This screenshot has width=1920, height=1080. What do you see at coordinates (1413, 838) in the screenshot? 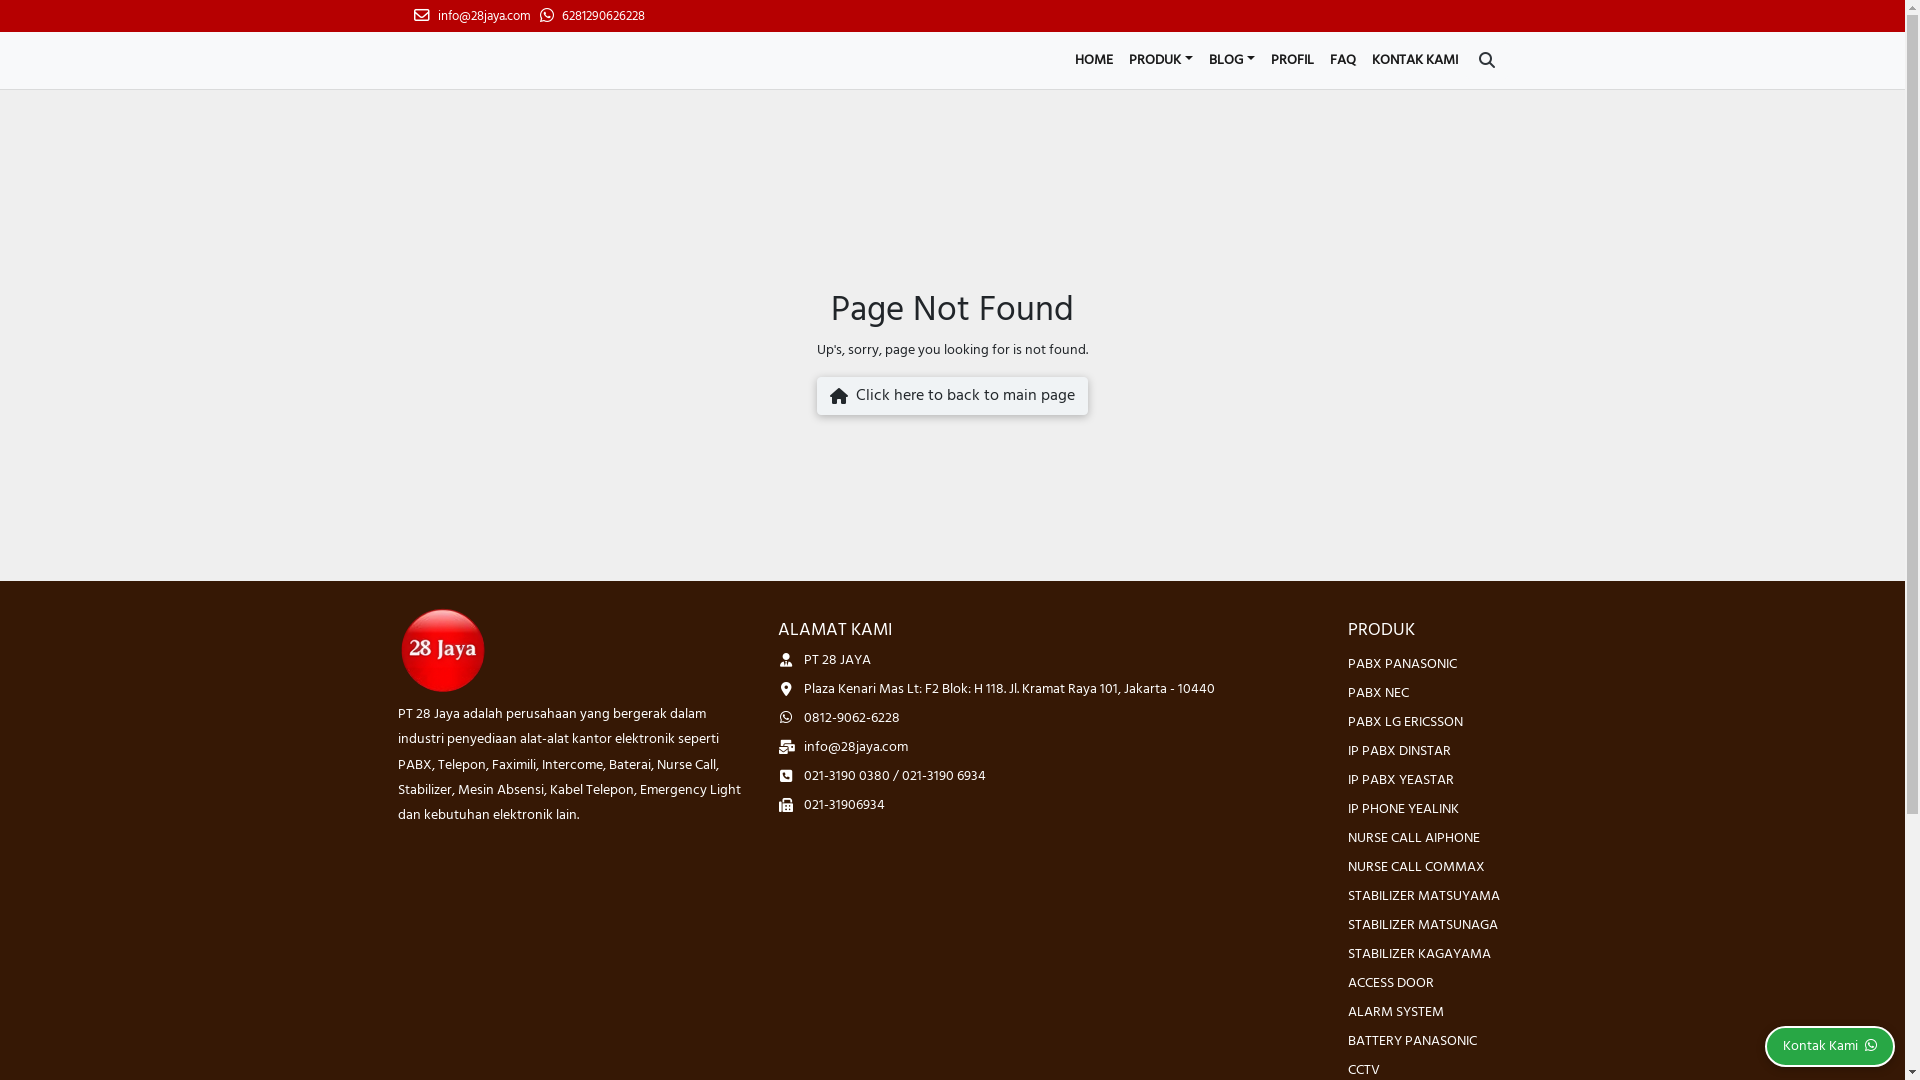
I see `'NURSE CALL AIPHONE'` at bounding box center [1413, 838].